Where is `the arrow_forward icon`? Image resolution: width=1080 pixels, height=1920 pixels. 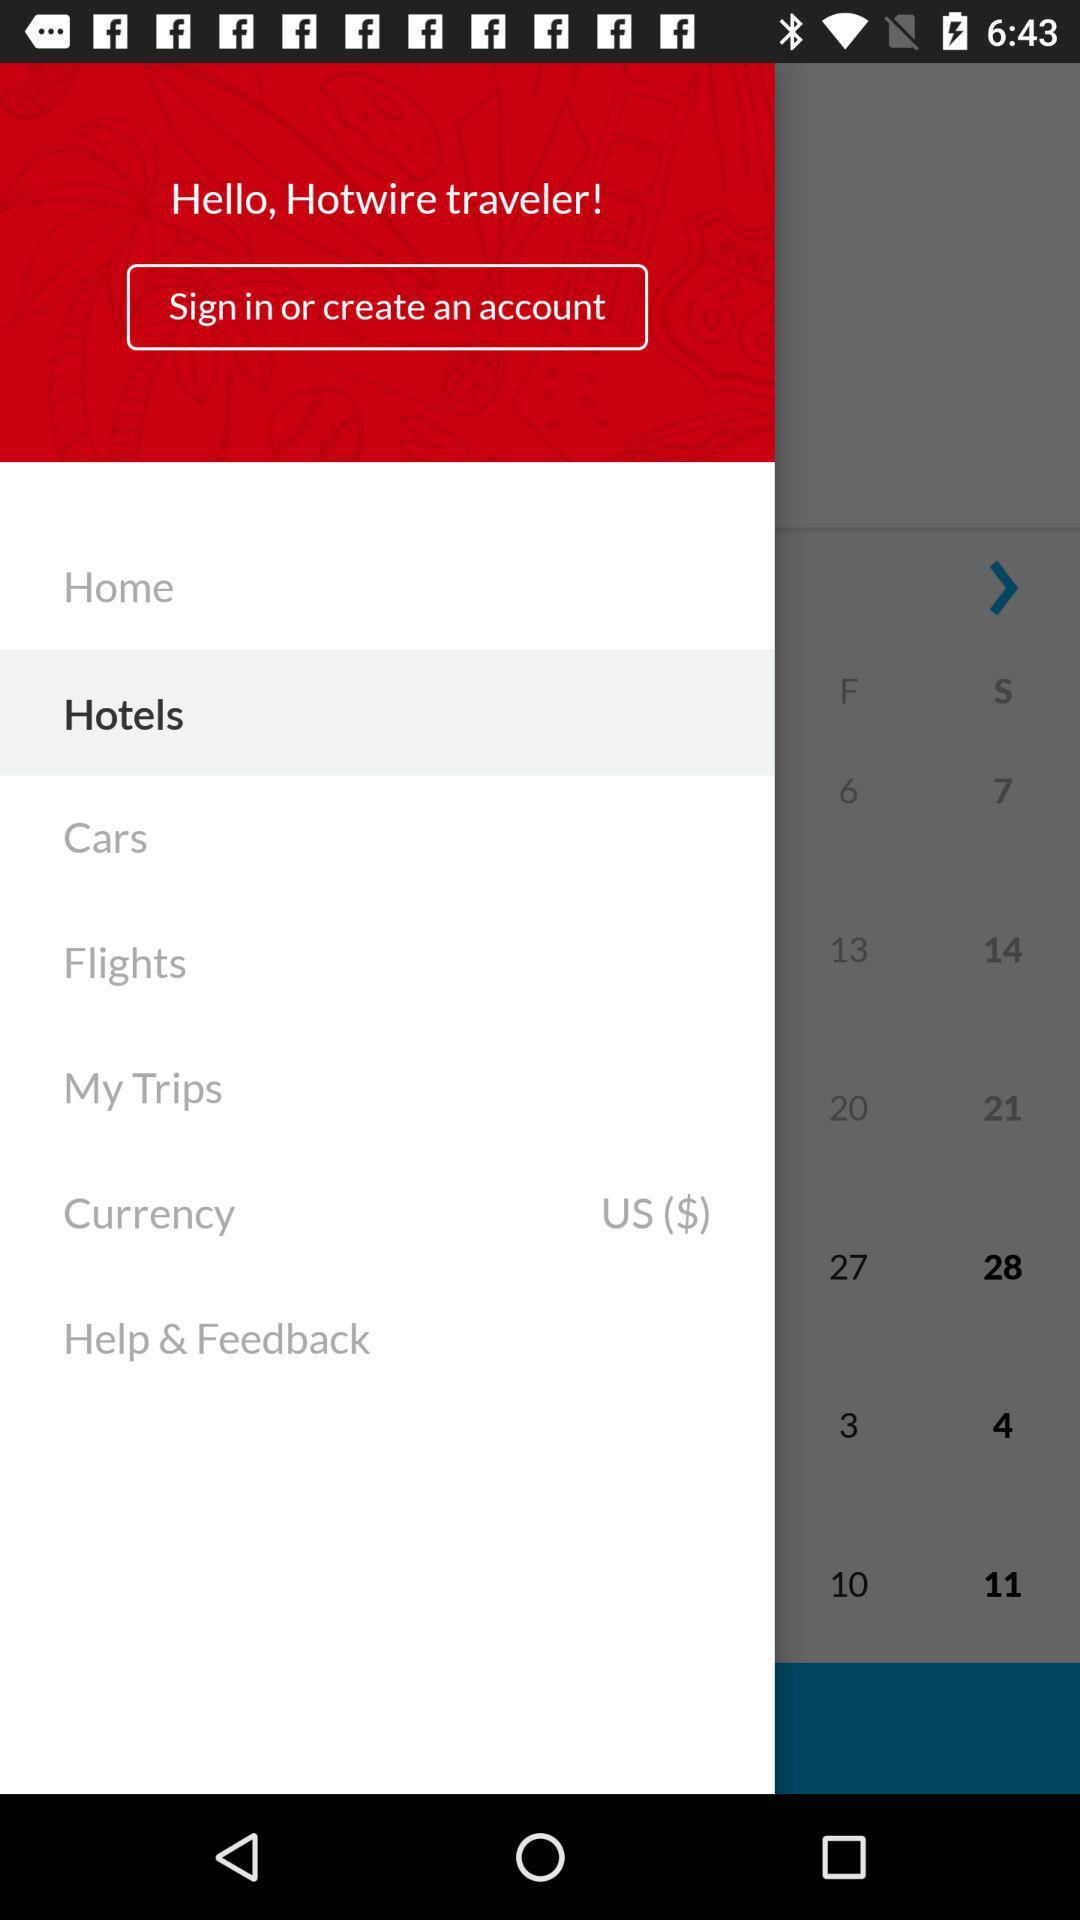
the arrow_forward icon is located at coordinates (1002, 600).